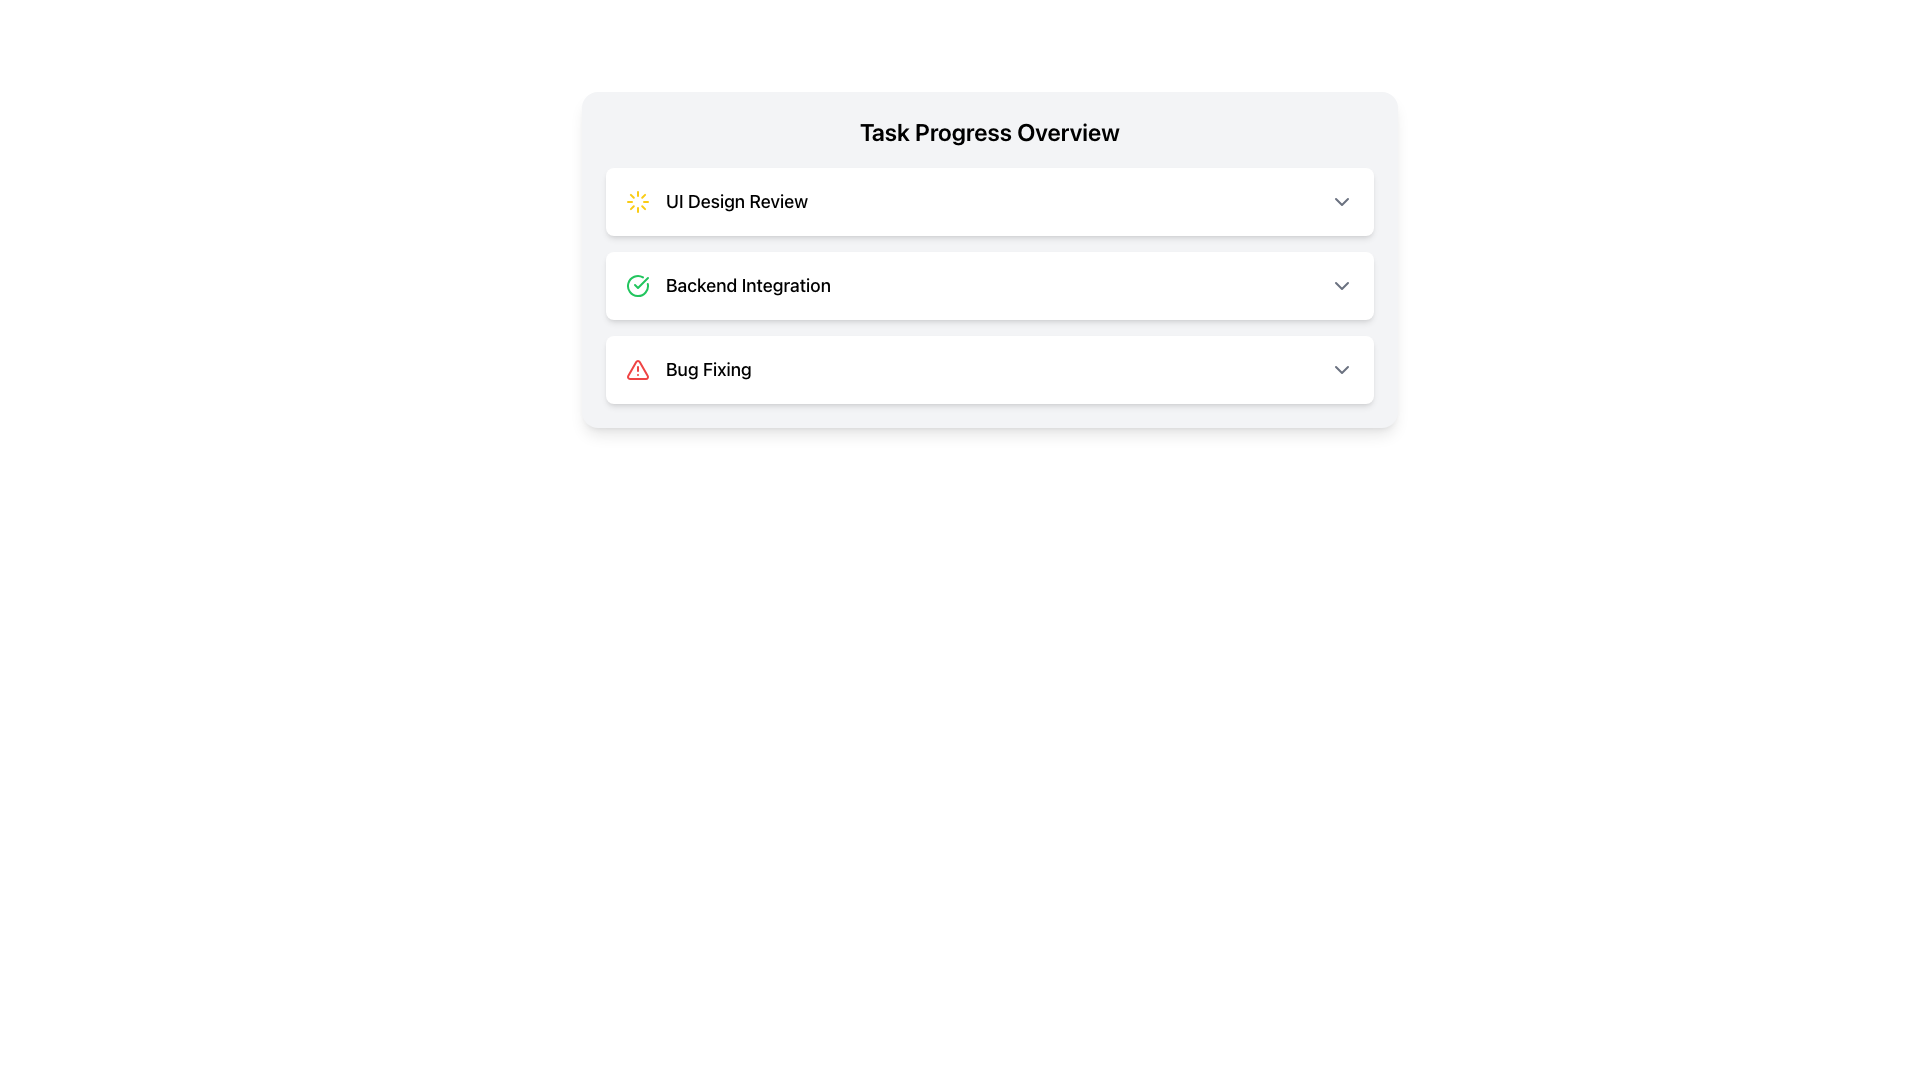 The height and width of the screenshot is (1080, 1920). I want to click on the 'Bug Fixing' task status dropdown item located beneath the 'Backend Integration' section, so click(989, 370).